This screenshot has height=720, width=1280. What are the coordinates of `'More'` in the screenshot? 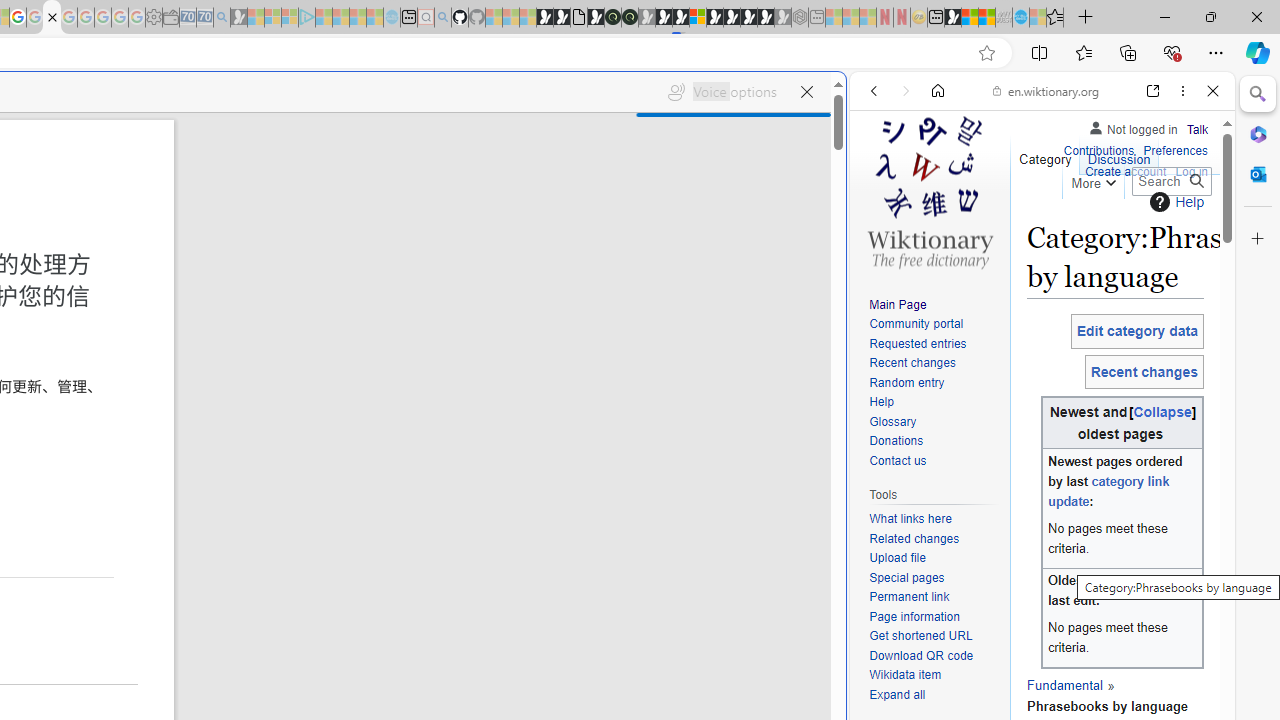 It's located at (1092, 178).